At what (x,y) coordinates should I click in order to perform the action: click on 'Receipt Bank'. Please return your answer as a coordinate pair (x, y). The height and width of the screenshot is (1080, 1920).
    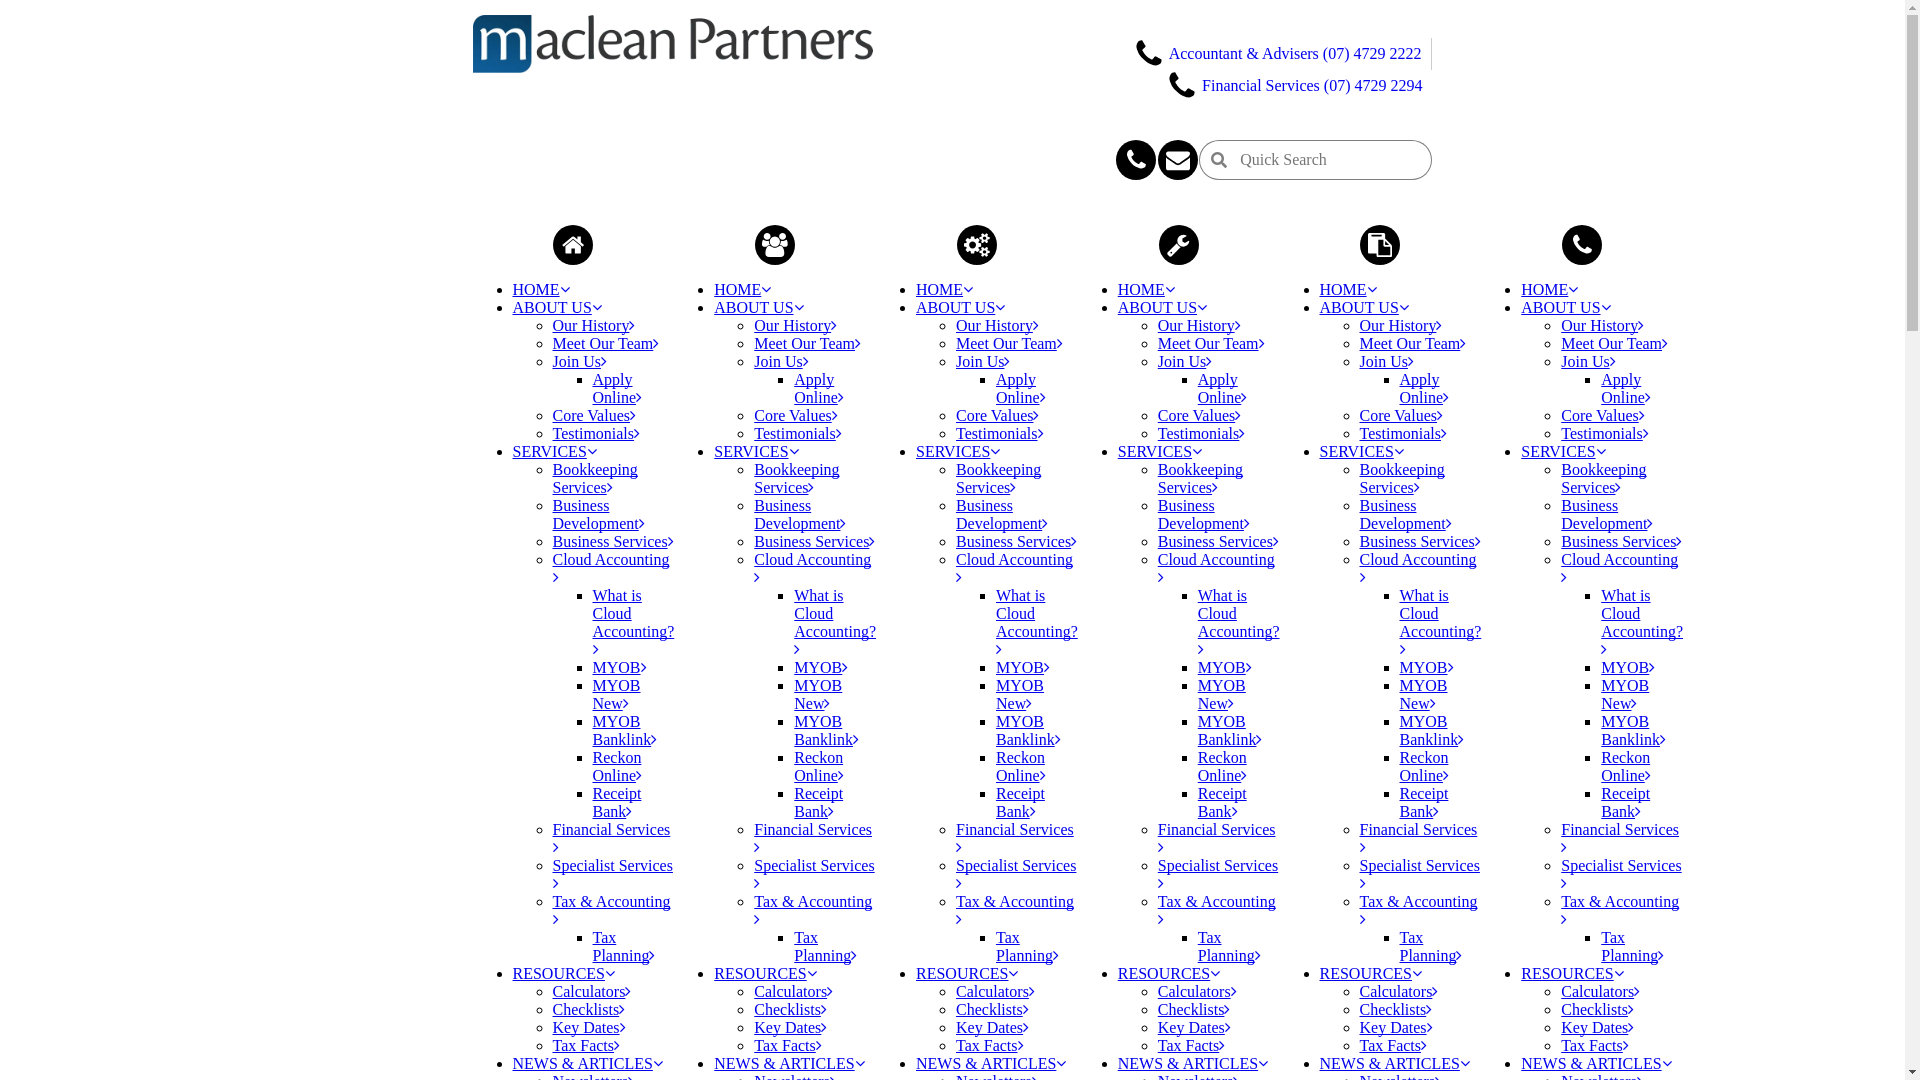
    Looking at the image, I should click on (1399, 801).